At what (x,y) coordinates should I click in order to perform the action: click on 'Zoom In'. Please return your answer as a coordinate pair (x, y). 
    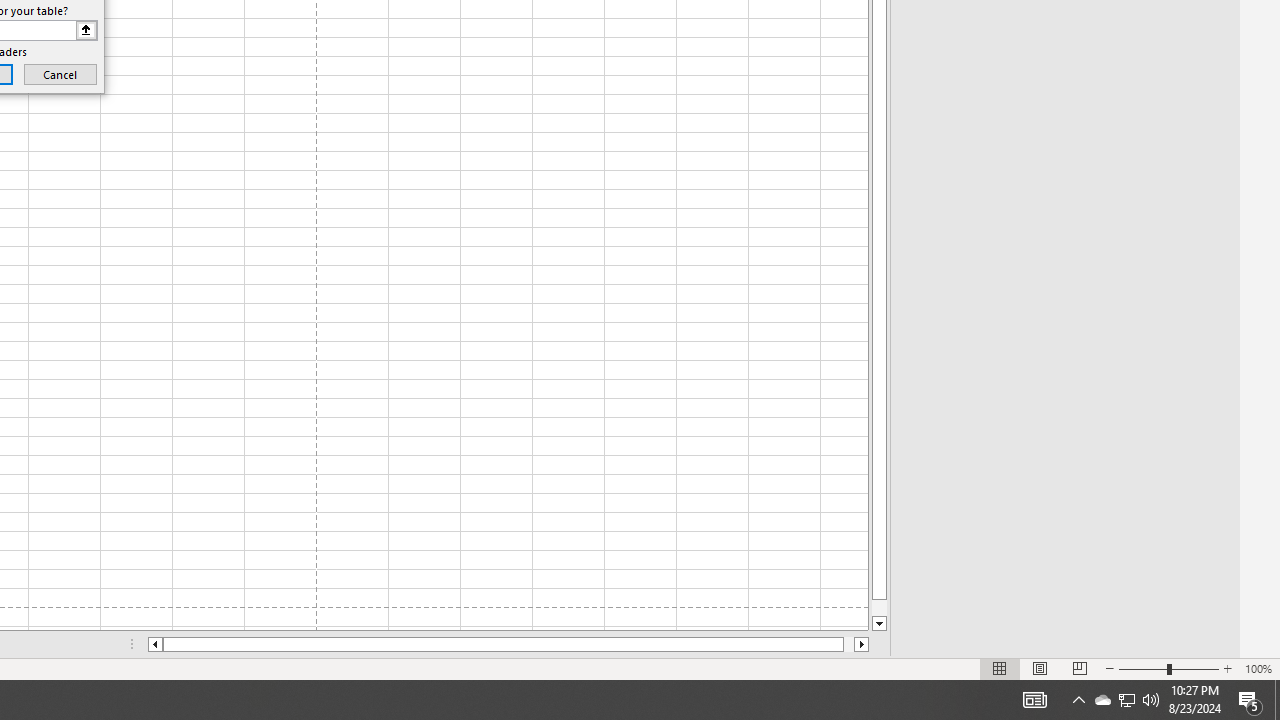
    Looking at the image, I should click on (1226, 669).